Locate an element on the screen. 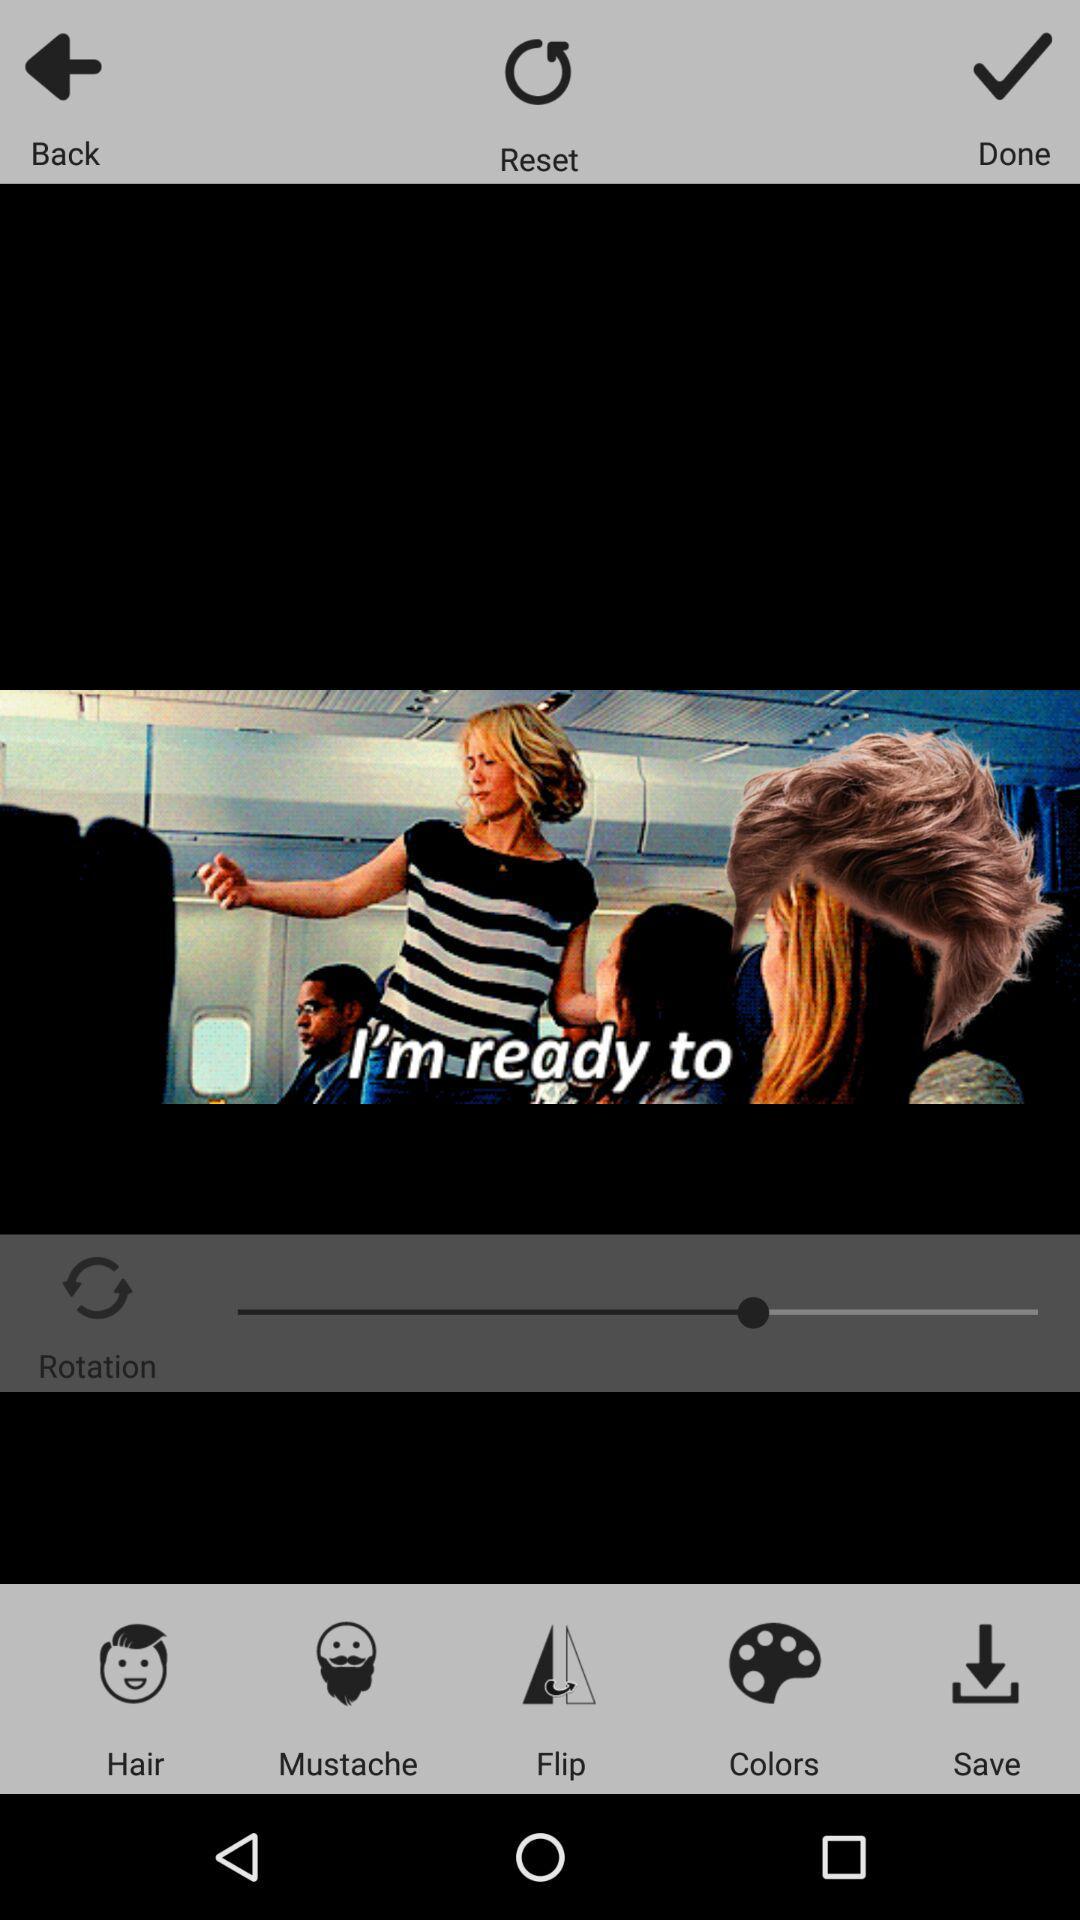  content is located at coordinates (986, 1662).